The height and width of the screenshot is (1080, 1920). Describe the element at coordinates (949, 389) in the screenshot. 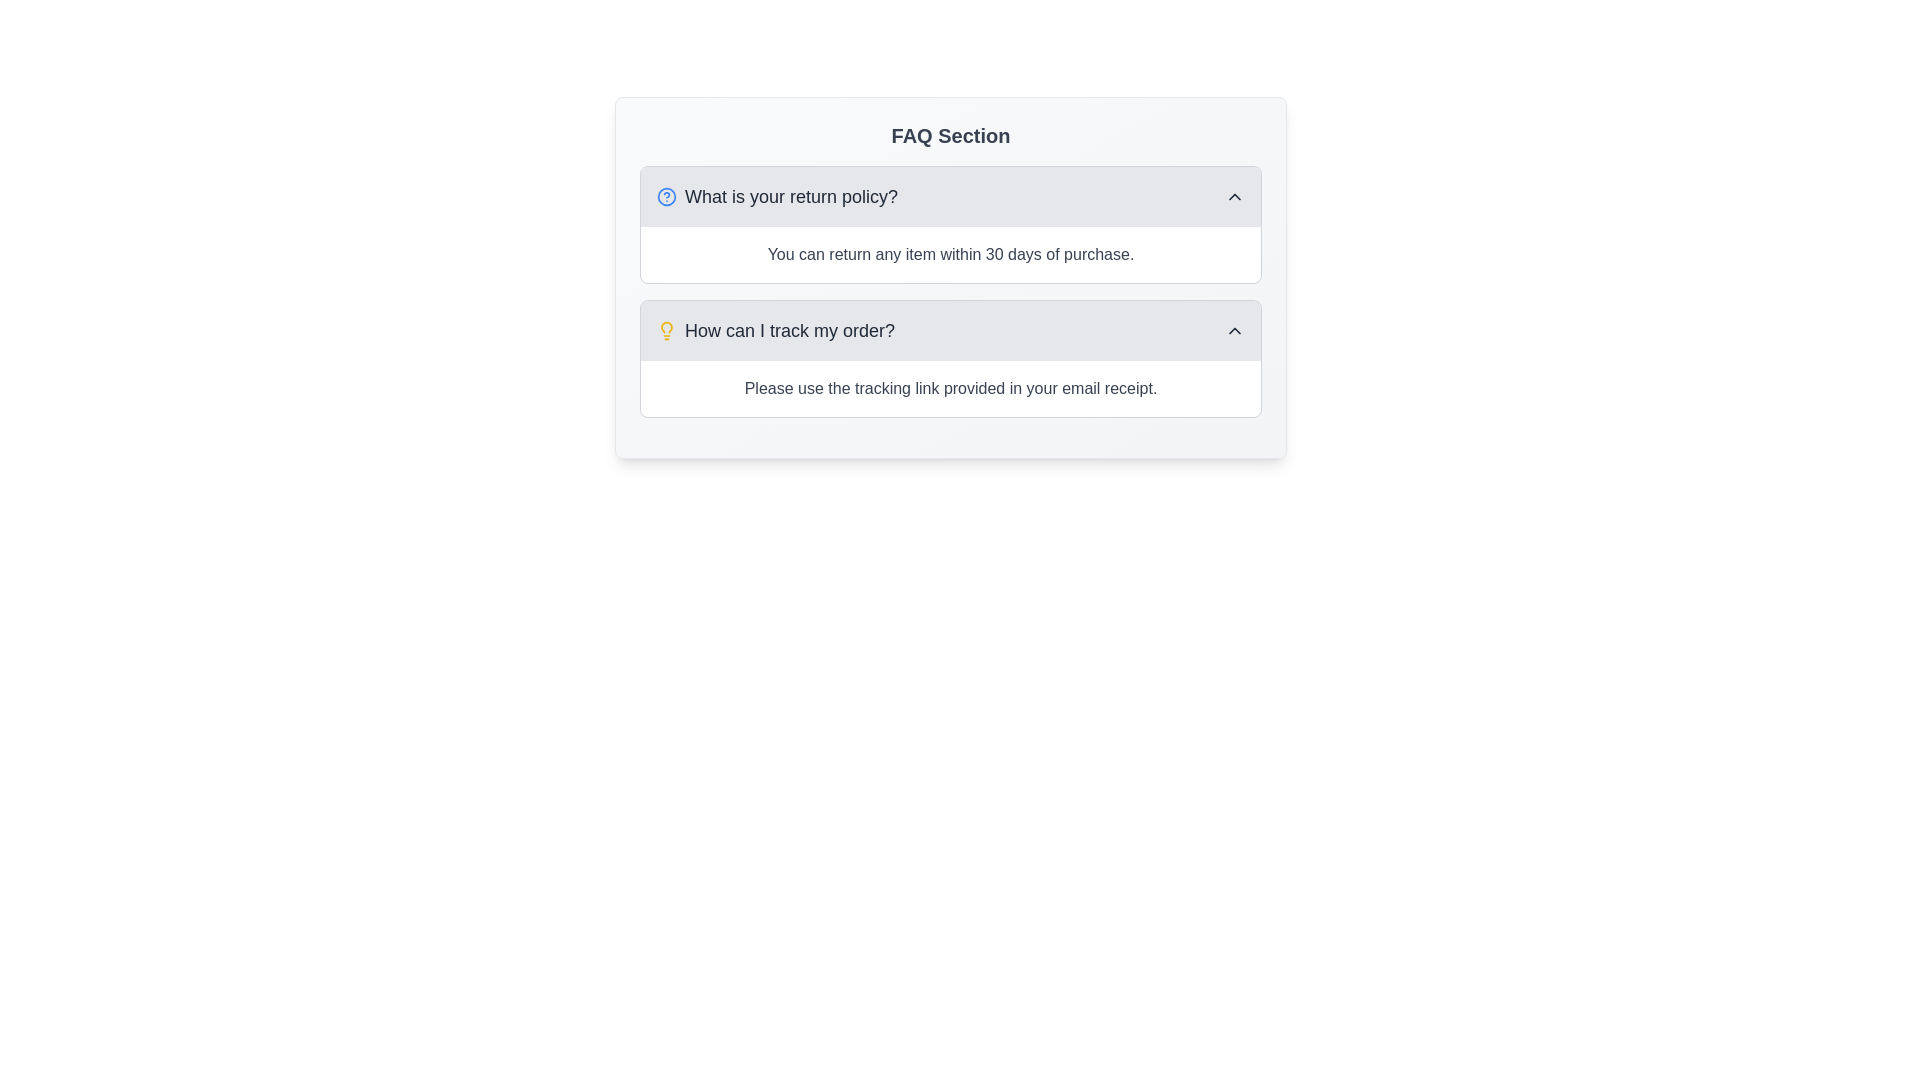

I see `the Static Text Content that provides instructions for tracking orders, located beneath the header 'How can I track my order?'` at that location.